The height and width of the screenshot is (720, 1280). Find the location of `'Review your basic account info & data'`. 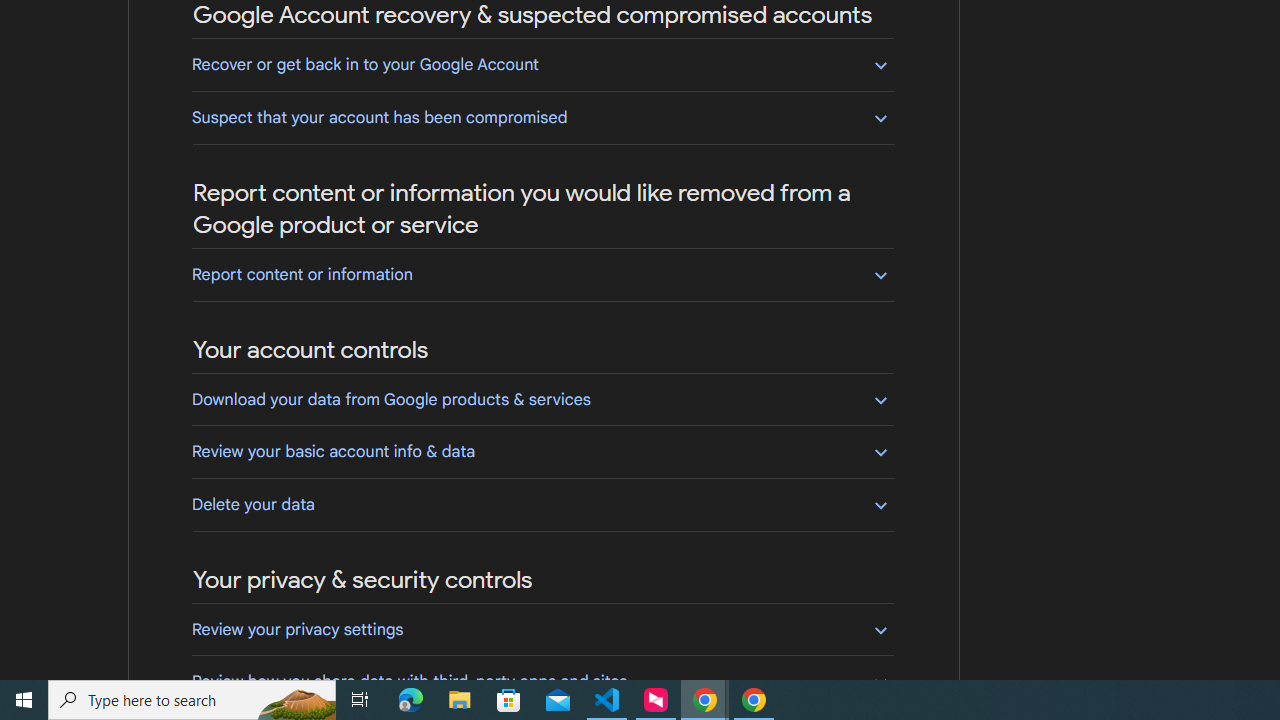

'Review your basic account info & data' is located at coordinates (542, 451).